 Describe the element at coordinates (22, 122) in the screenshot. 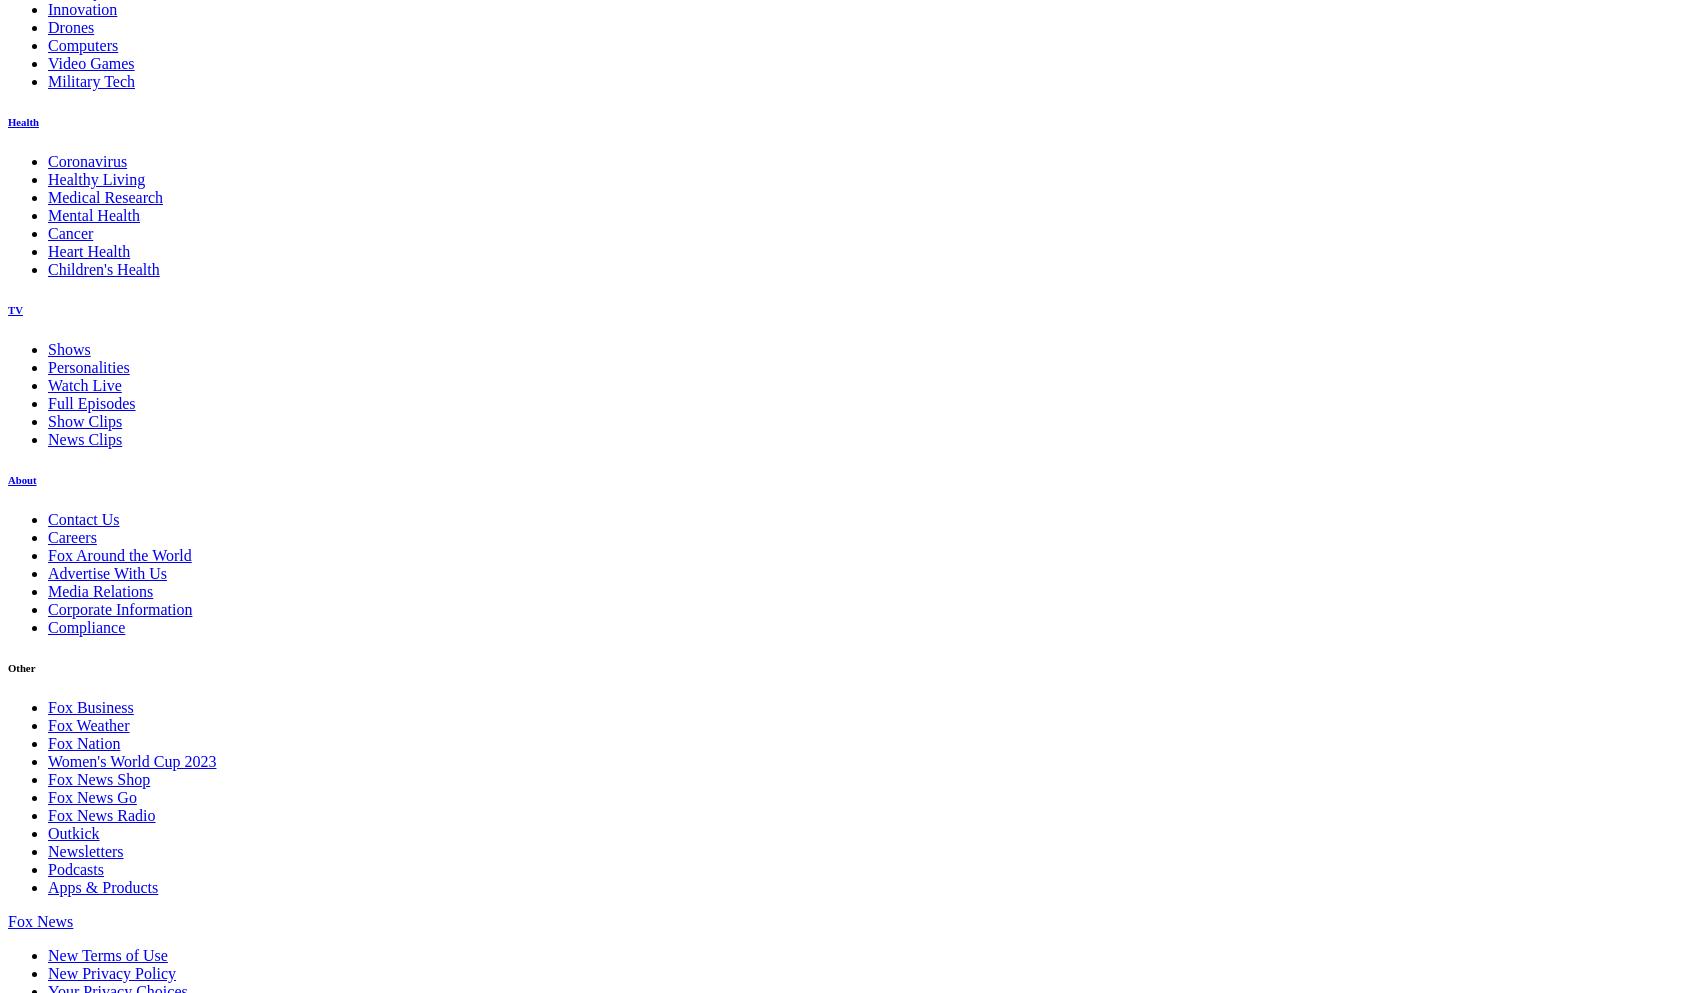

I see `'Health'` at that location.